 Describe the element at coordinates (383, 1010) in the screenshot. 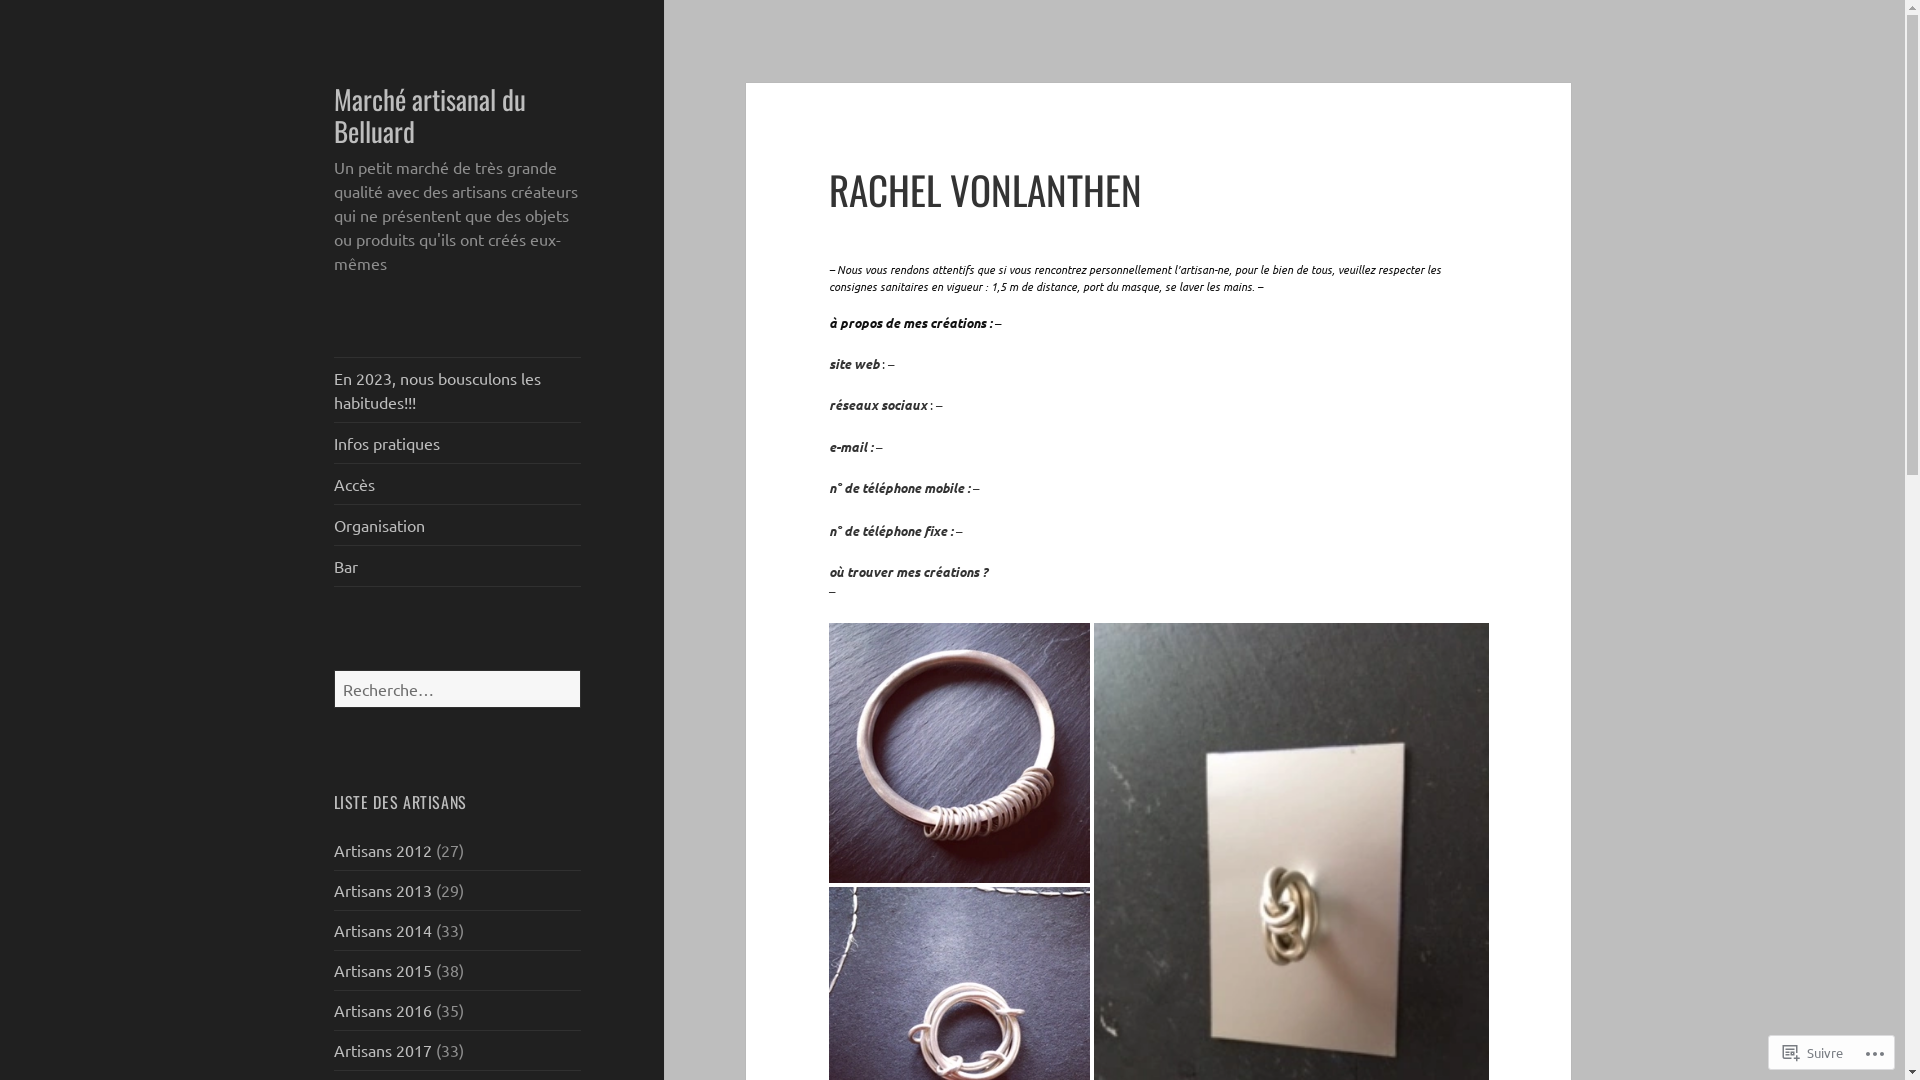

I see `'Artisans 2016'` at that location.